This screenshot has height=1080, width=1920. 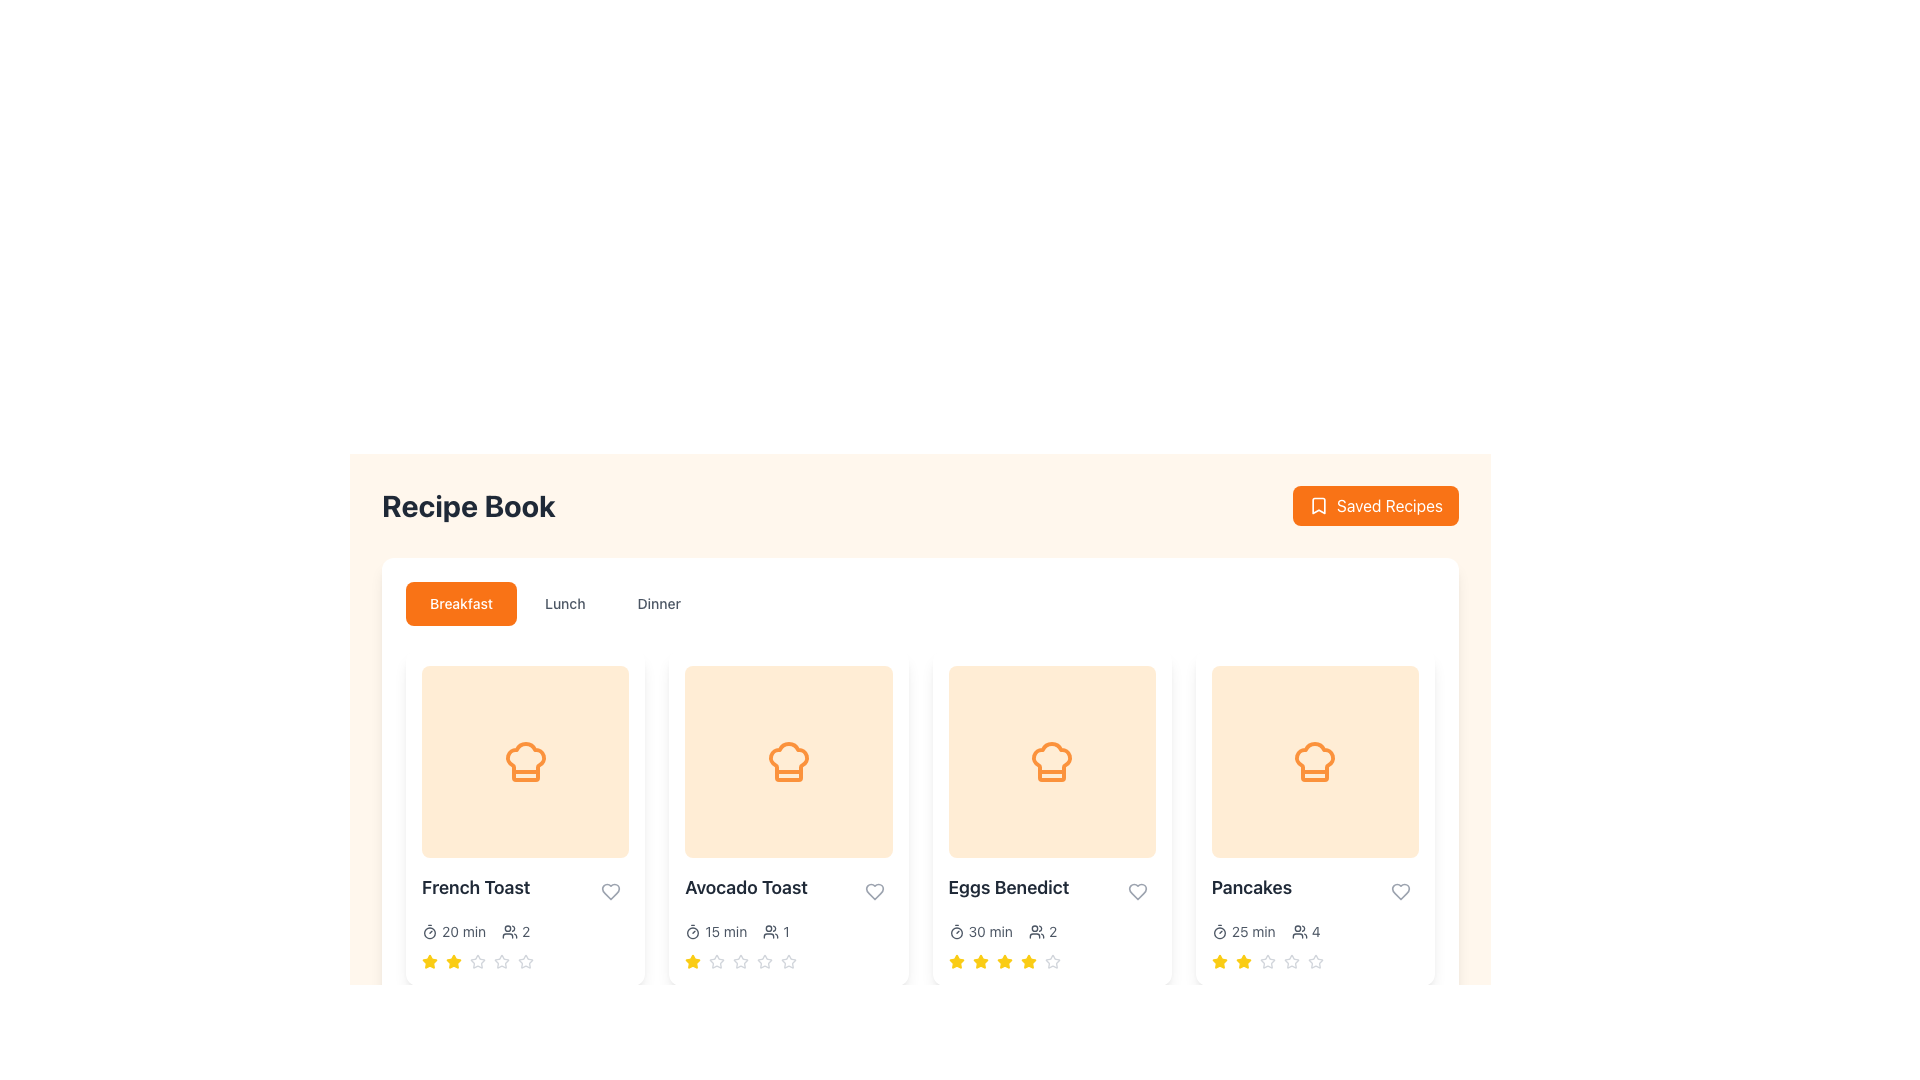 I want to click on the stylized orange chef hat icon located in the second card of the third row below the 'Recipe Book' header, so click(x=1051, y=762).